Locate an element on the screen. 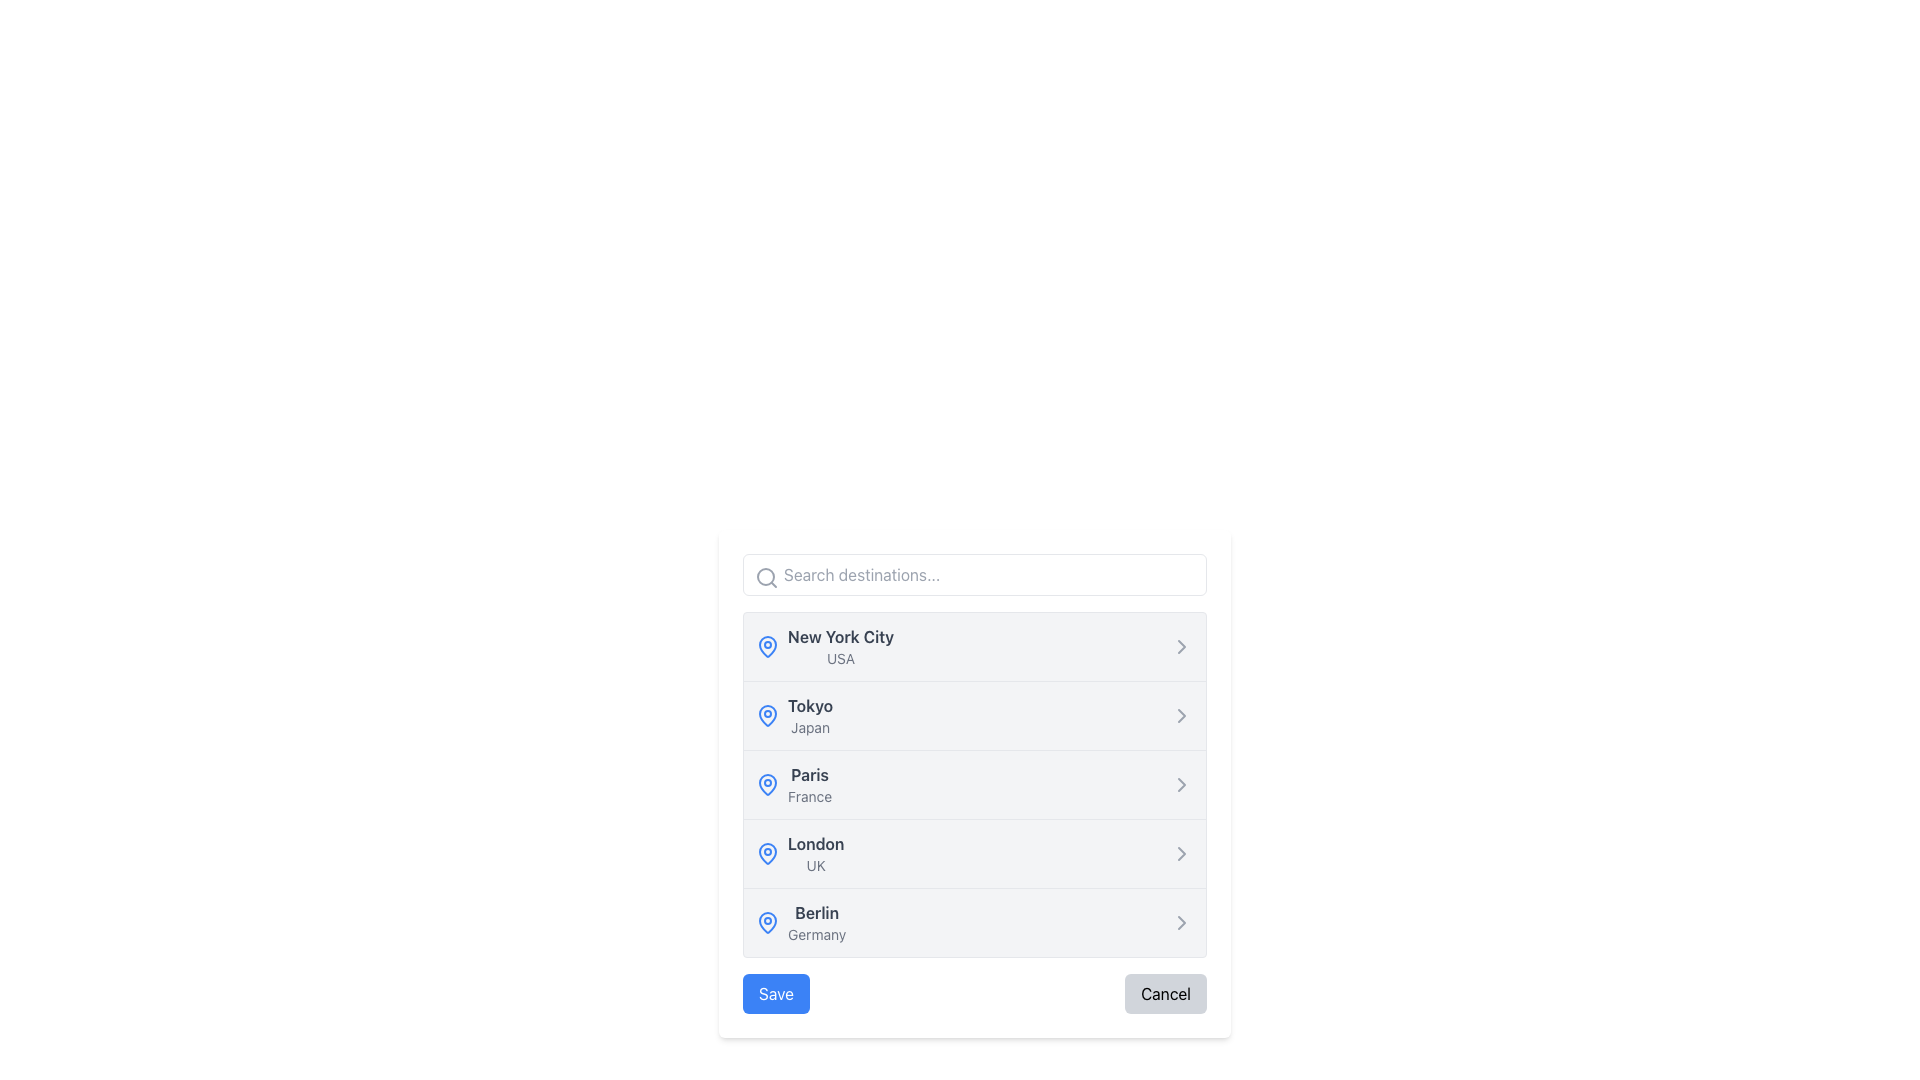 The width and height of the screenshot is (1920, 1080). the right-pointing chevron arrow icon located in the third list item next to 'Paris' and 'France' is located at coordinates (1181, 784).